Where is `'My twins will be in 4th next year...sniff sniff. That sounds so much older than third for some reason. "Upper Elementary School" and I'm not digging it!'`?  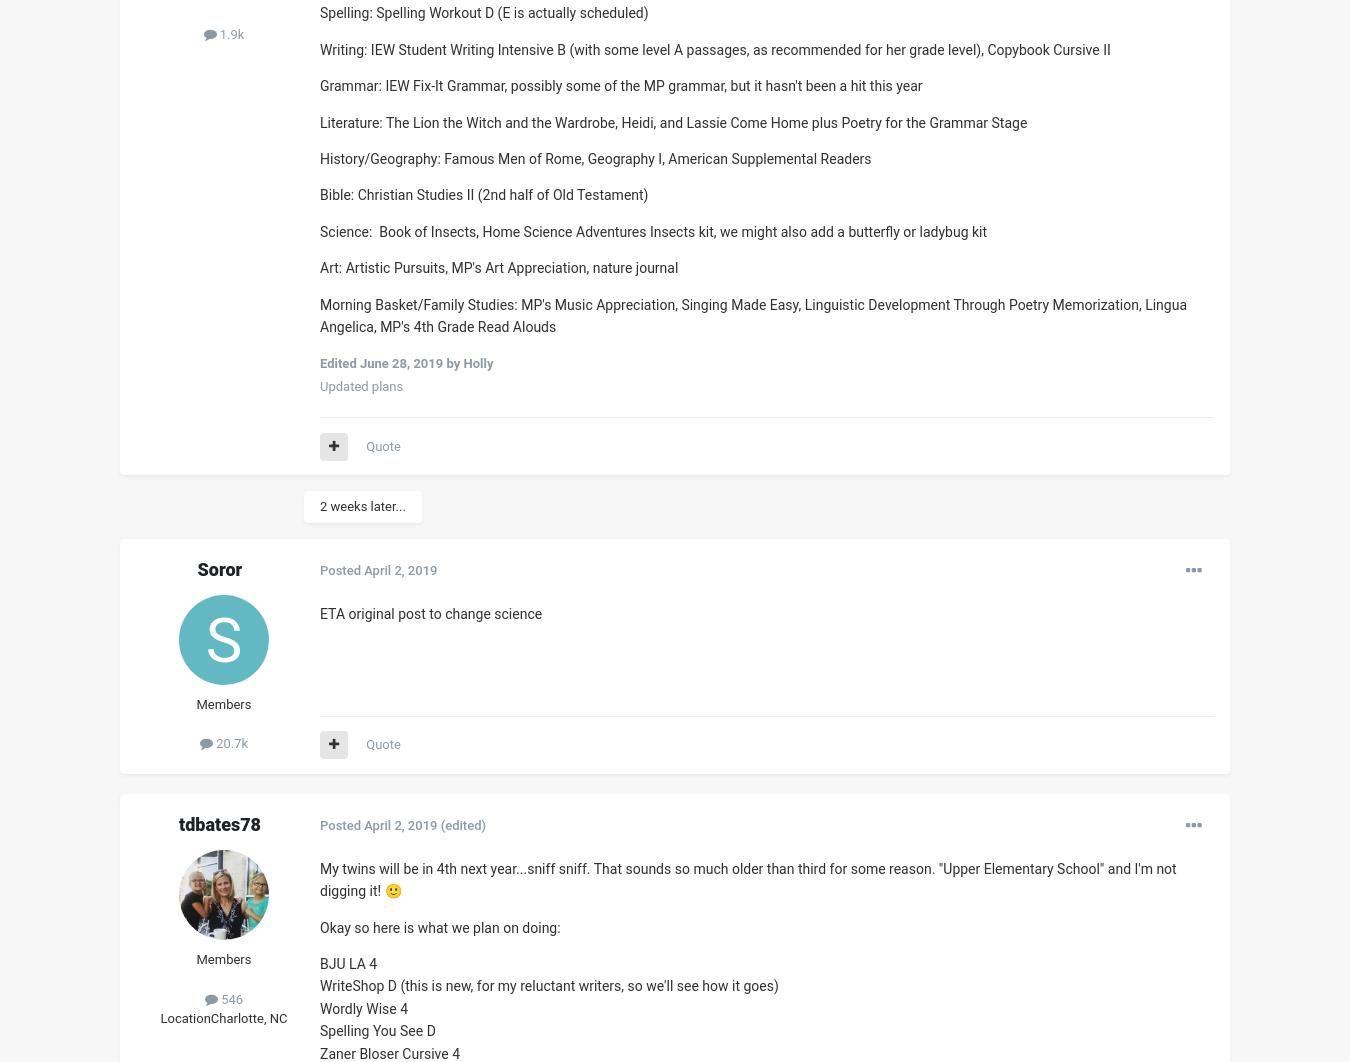
'My twins will be in 4th next year...sniff sniff. That sounds so much older than third for some reason. "Upper Elementary School" and I'm not digging it!' is located at coordinates (747, 878).